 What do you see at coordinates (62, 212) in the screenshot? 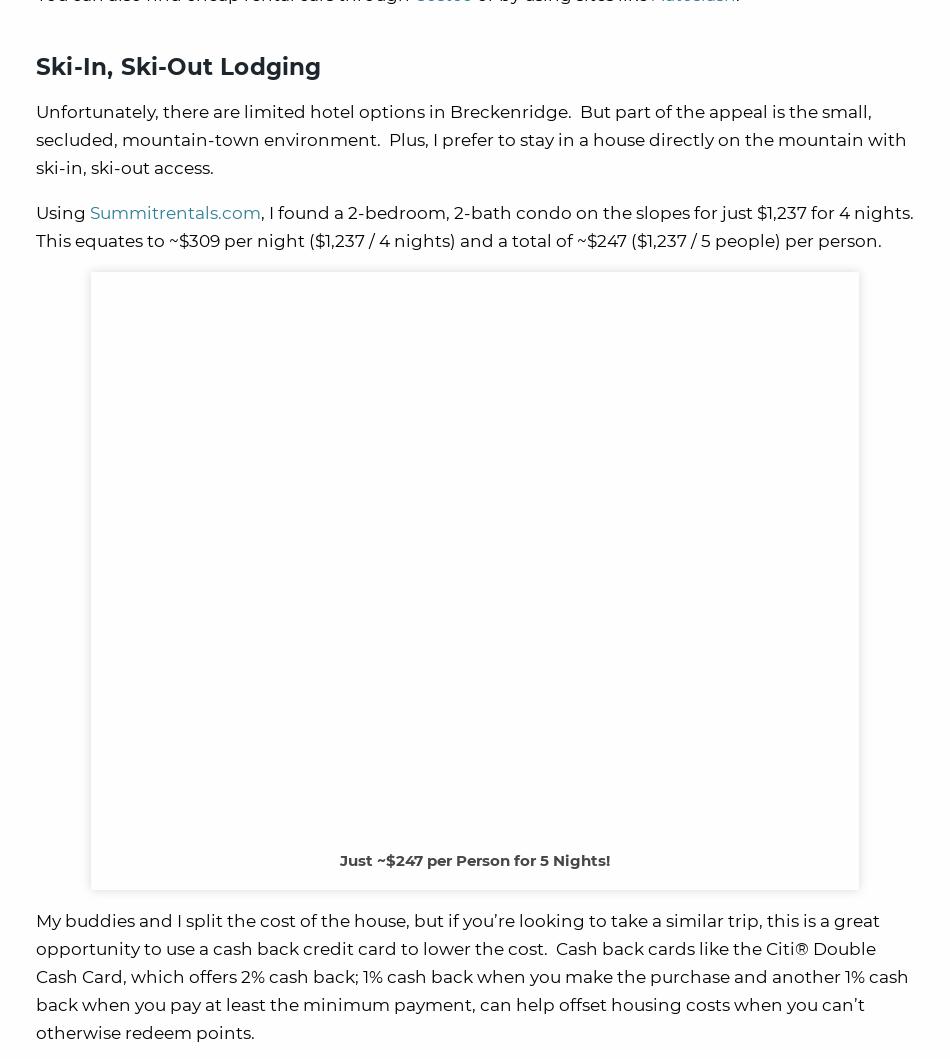
I see `'Using'` at bounding box center [62, 212].